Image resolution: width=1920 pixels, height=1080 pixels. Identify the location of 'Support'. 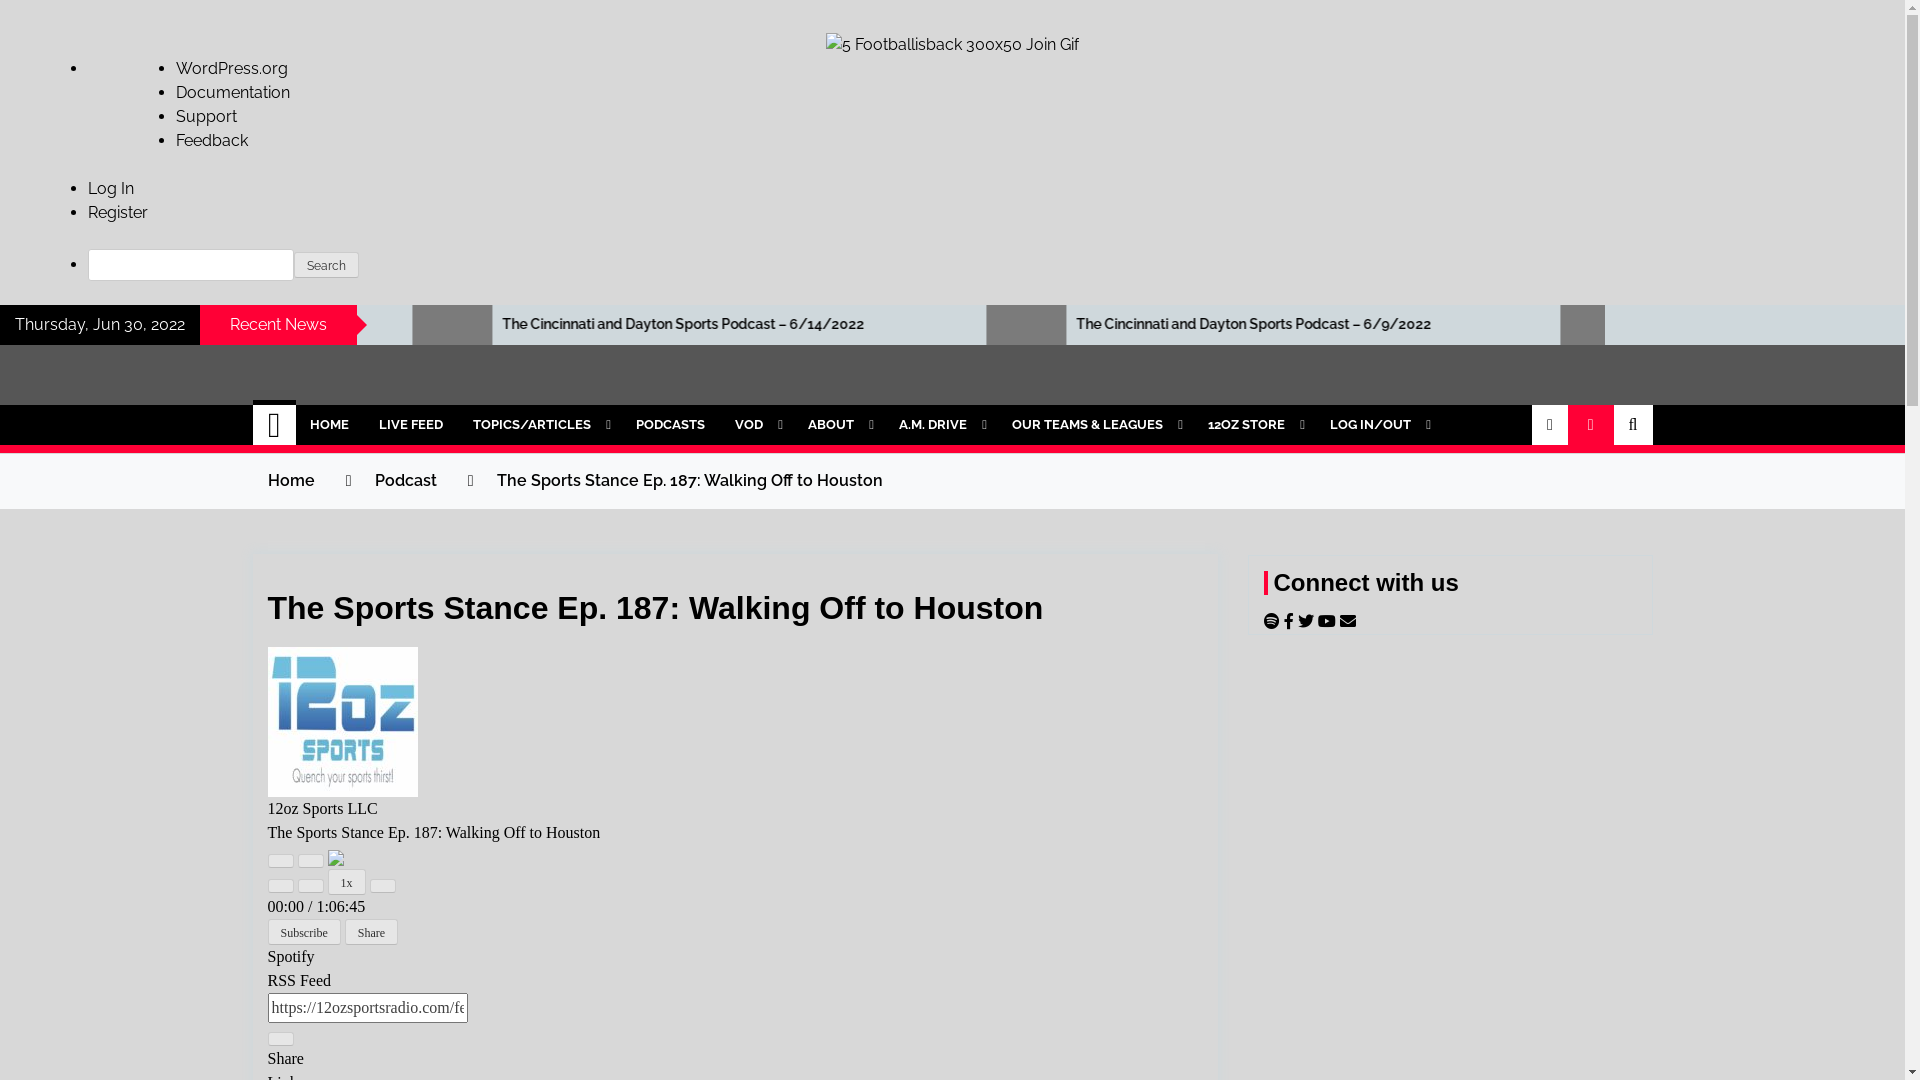
(206, 116).